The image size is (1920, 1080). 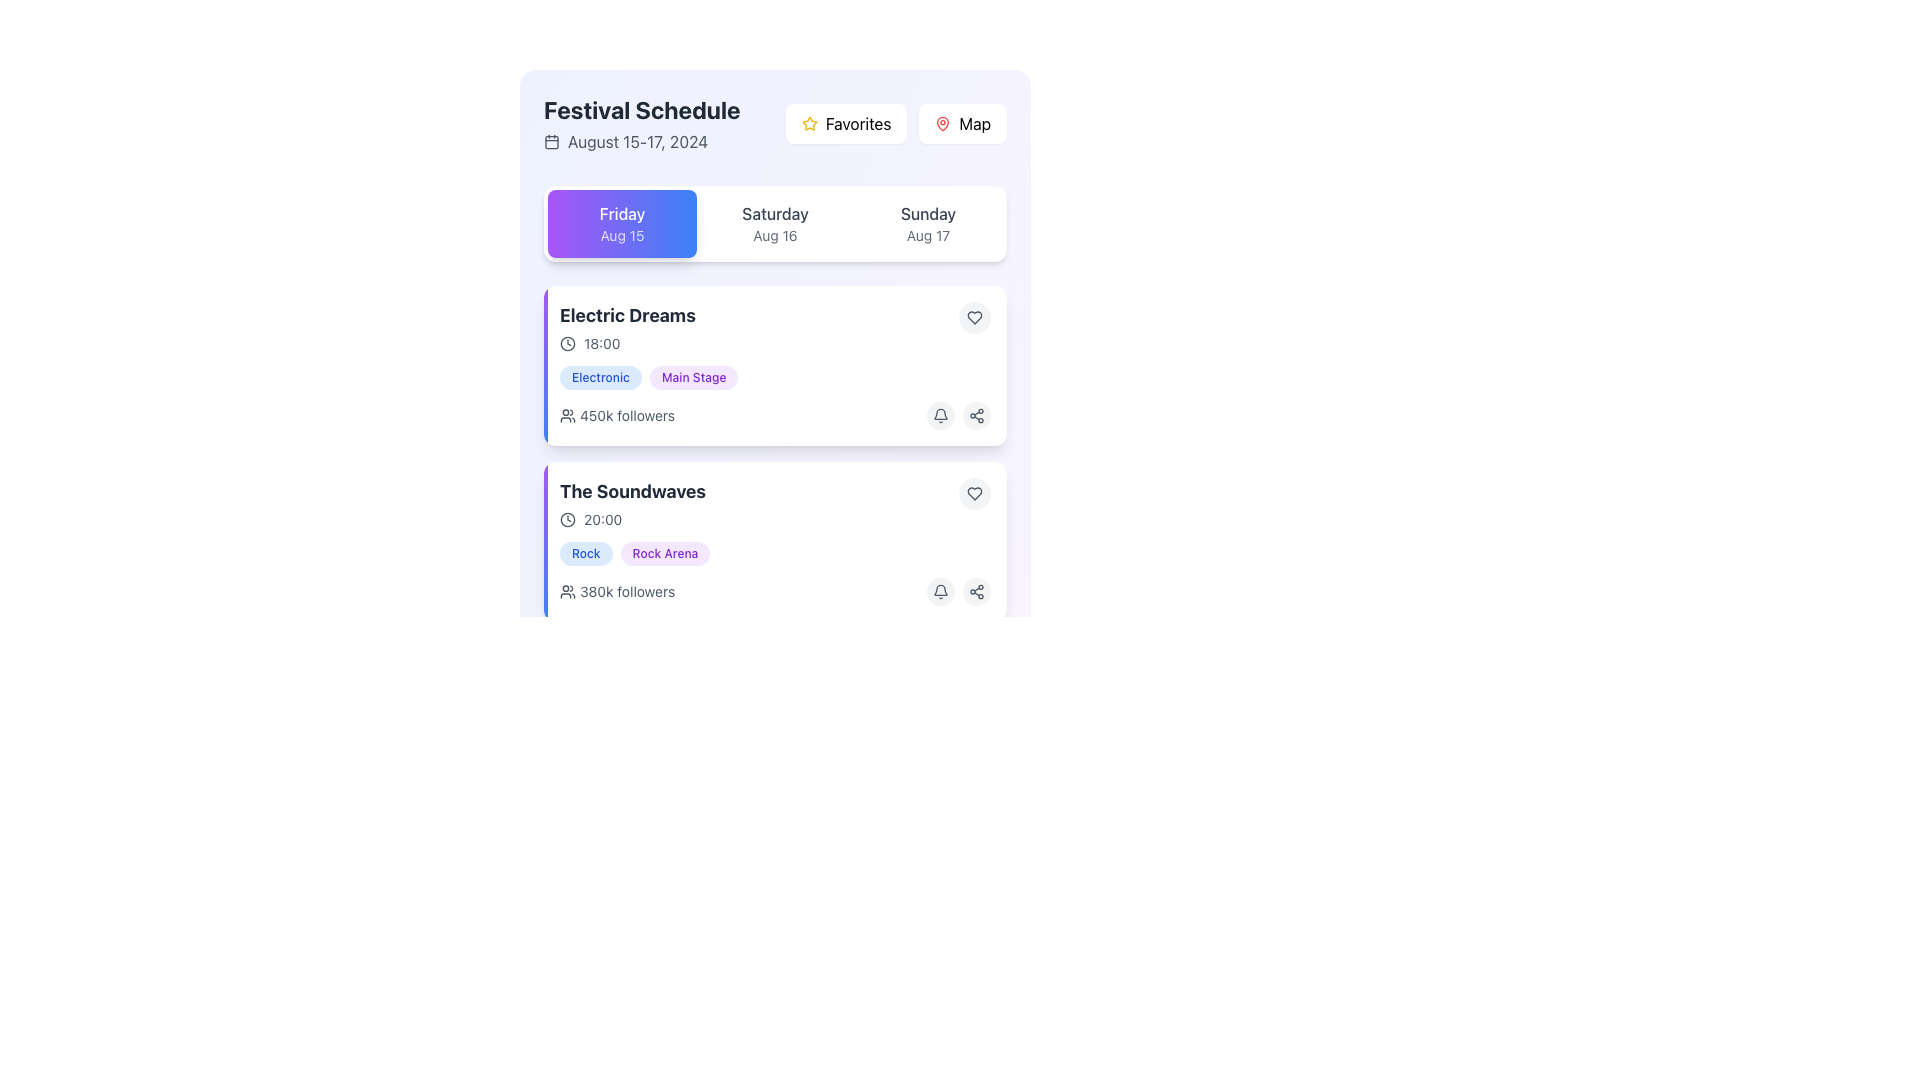 What do you see at coordinates (939, 766) in the screenshot?
I see `the notification toggle button located to the right of 'The Soundwaves' schedule entry` at bounding box center [939, 766].